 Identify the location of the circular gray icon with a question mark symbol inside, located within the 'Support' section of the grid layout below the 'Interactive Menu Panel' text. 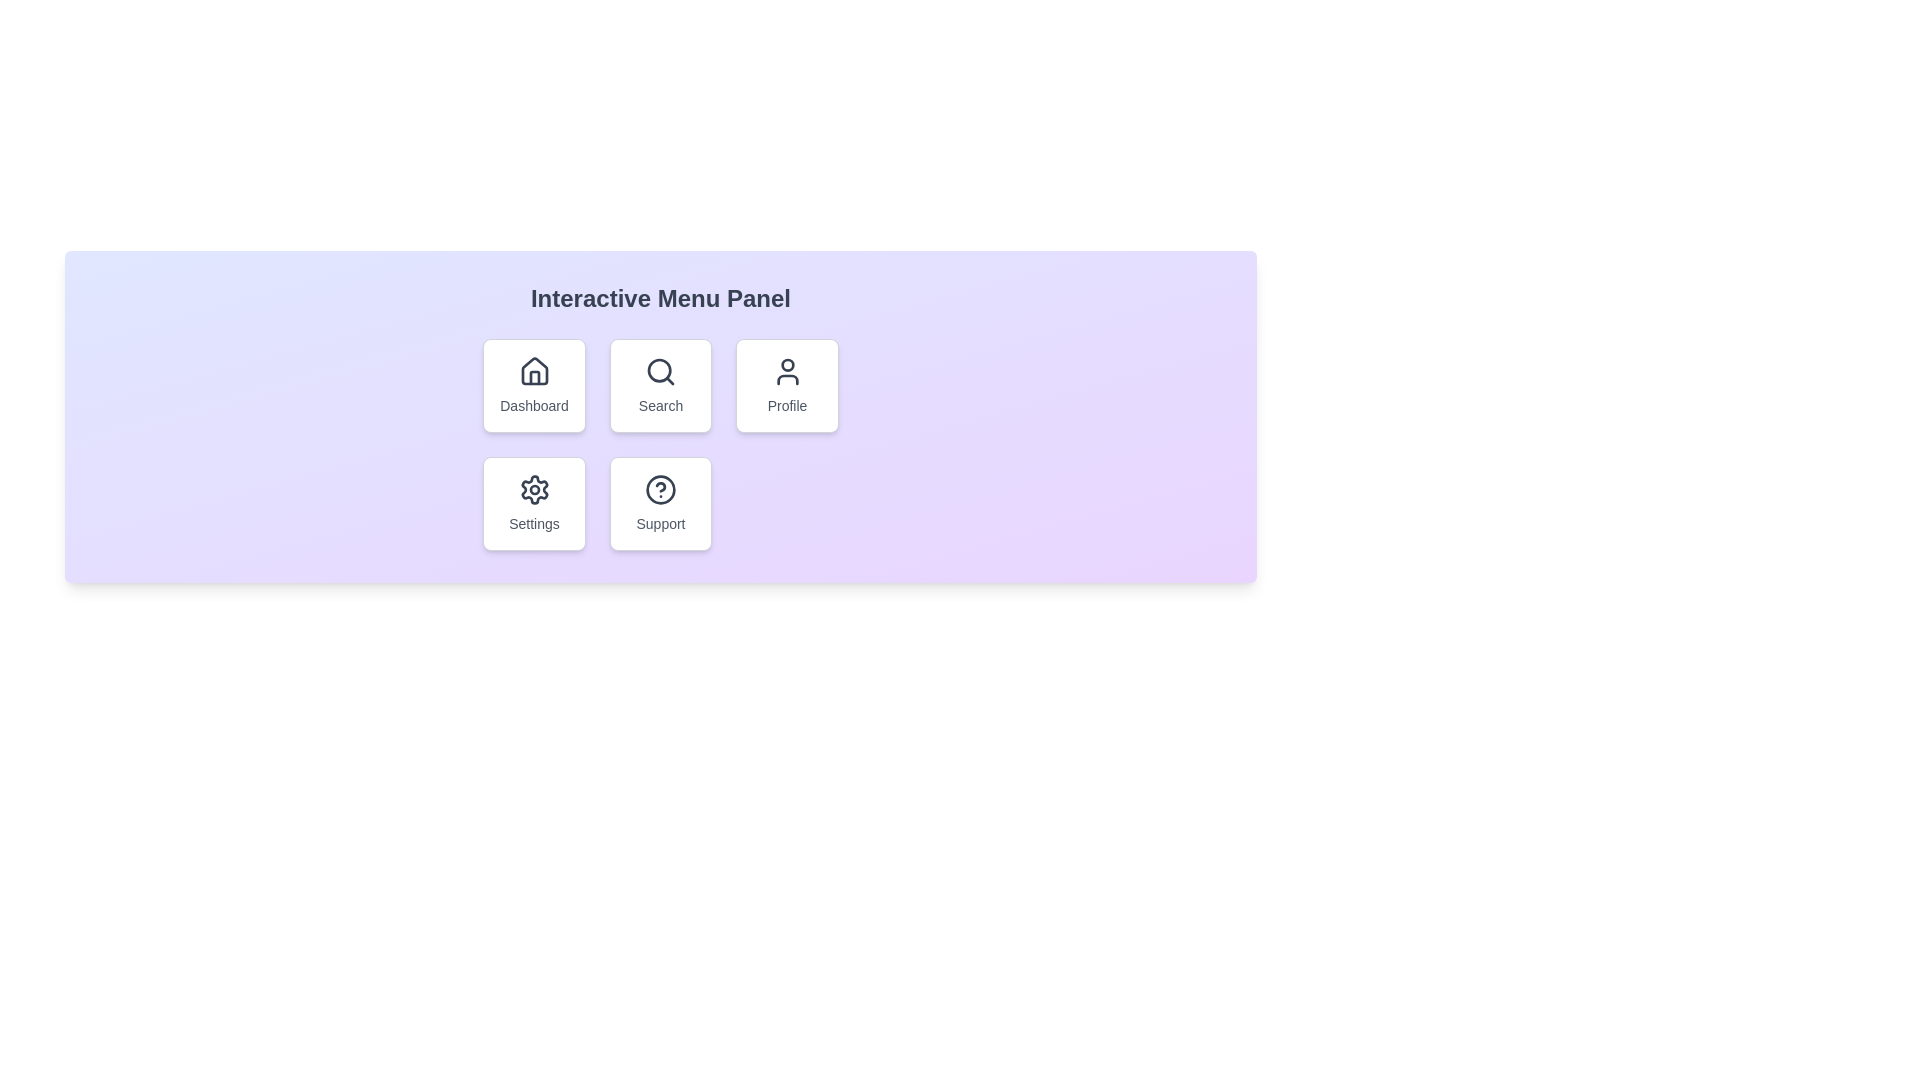
(661, 489).